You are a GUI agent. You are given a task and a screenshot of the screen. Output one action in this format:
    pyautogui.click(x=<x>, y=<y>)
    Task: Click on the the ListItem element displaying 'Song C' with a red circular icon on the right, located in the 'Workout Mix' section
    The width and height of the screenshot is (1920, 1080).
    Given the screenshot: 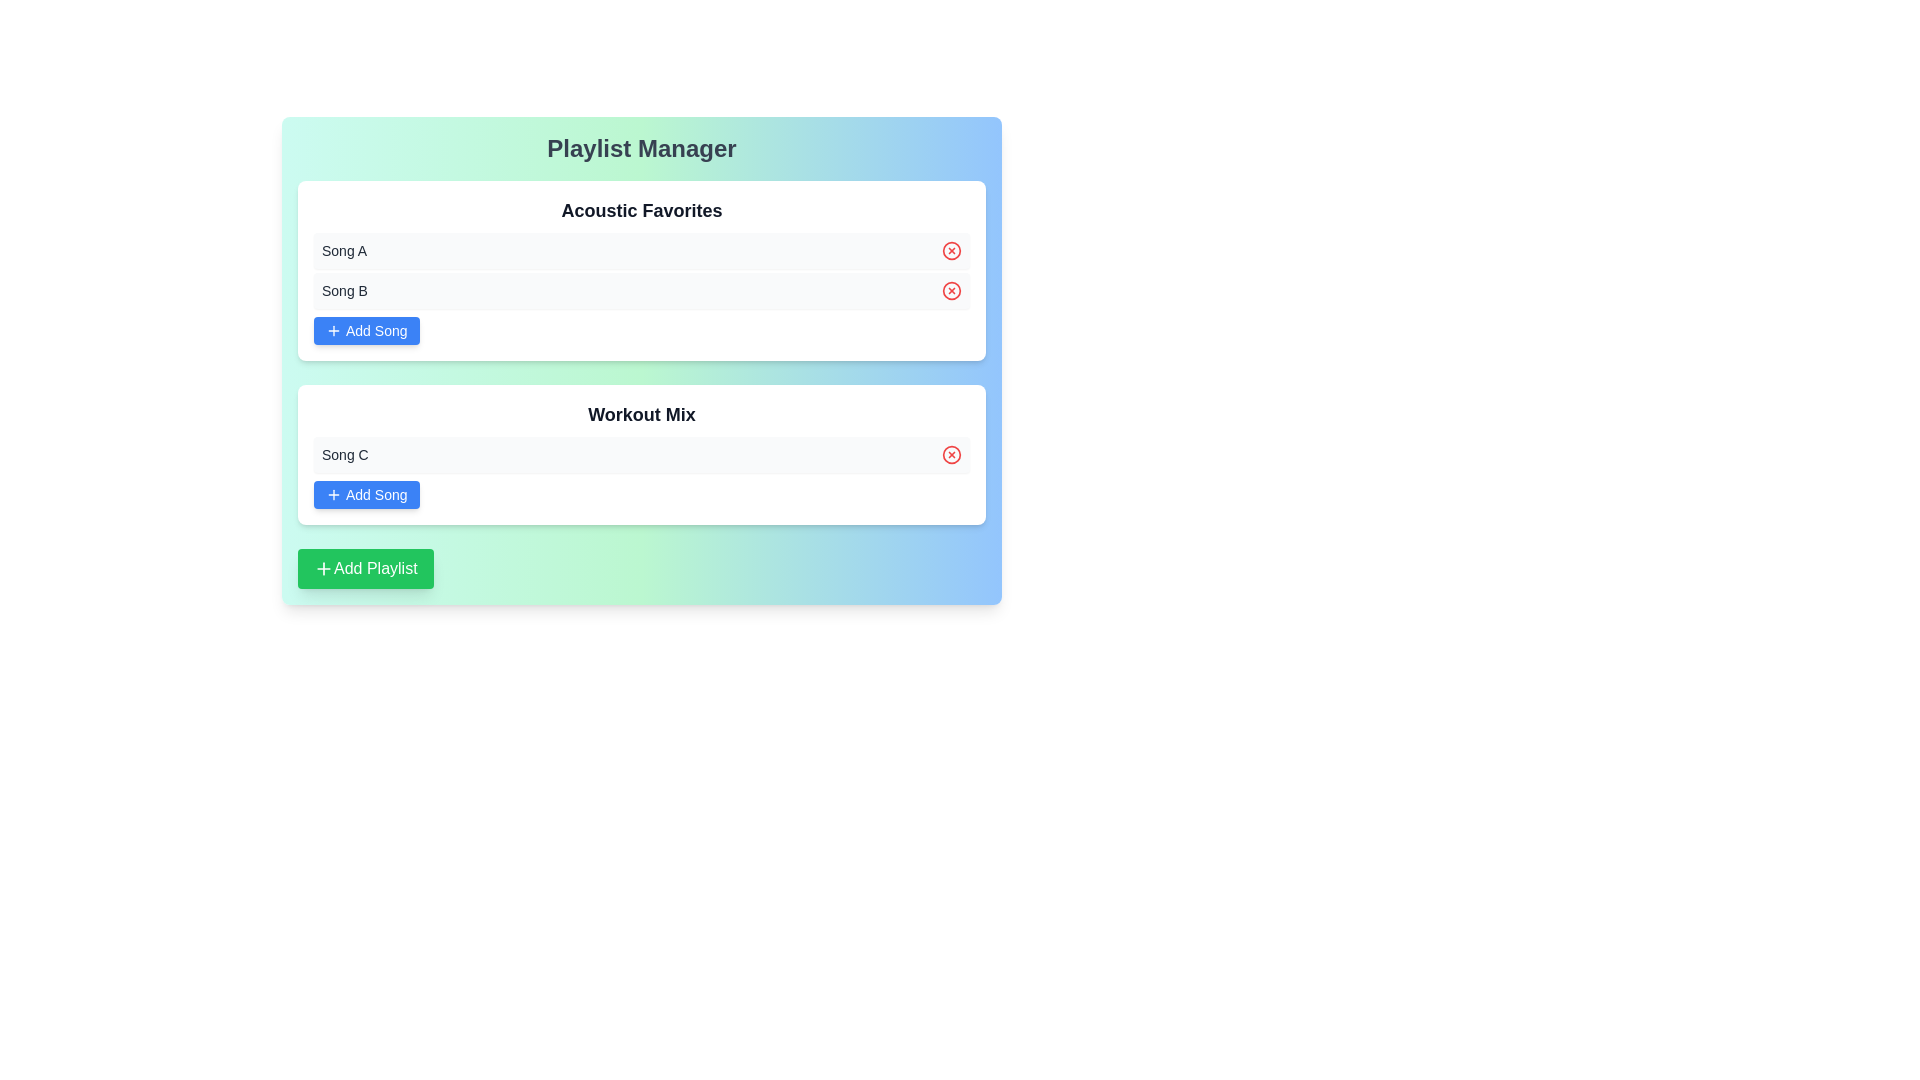 What is the action you would take?
    pyautogui.click(x=642, y=455)
    